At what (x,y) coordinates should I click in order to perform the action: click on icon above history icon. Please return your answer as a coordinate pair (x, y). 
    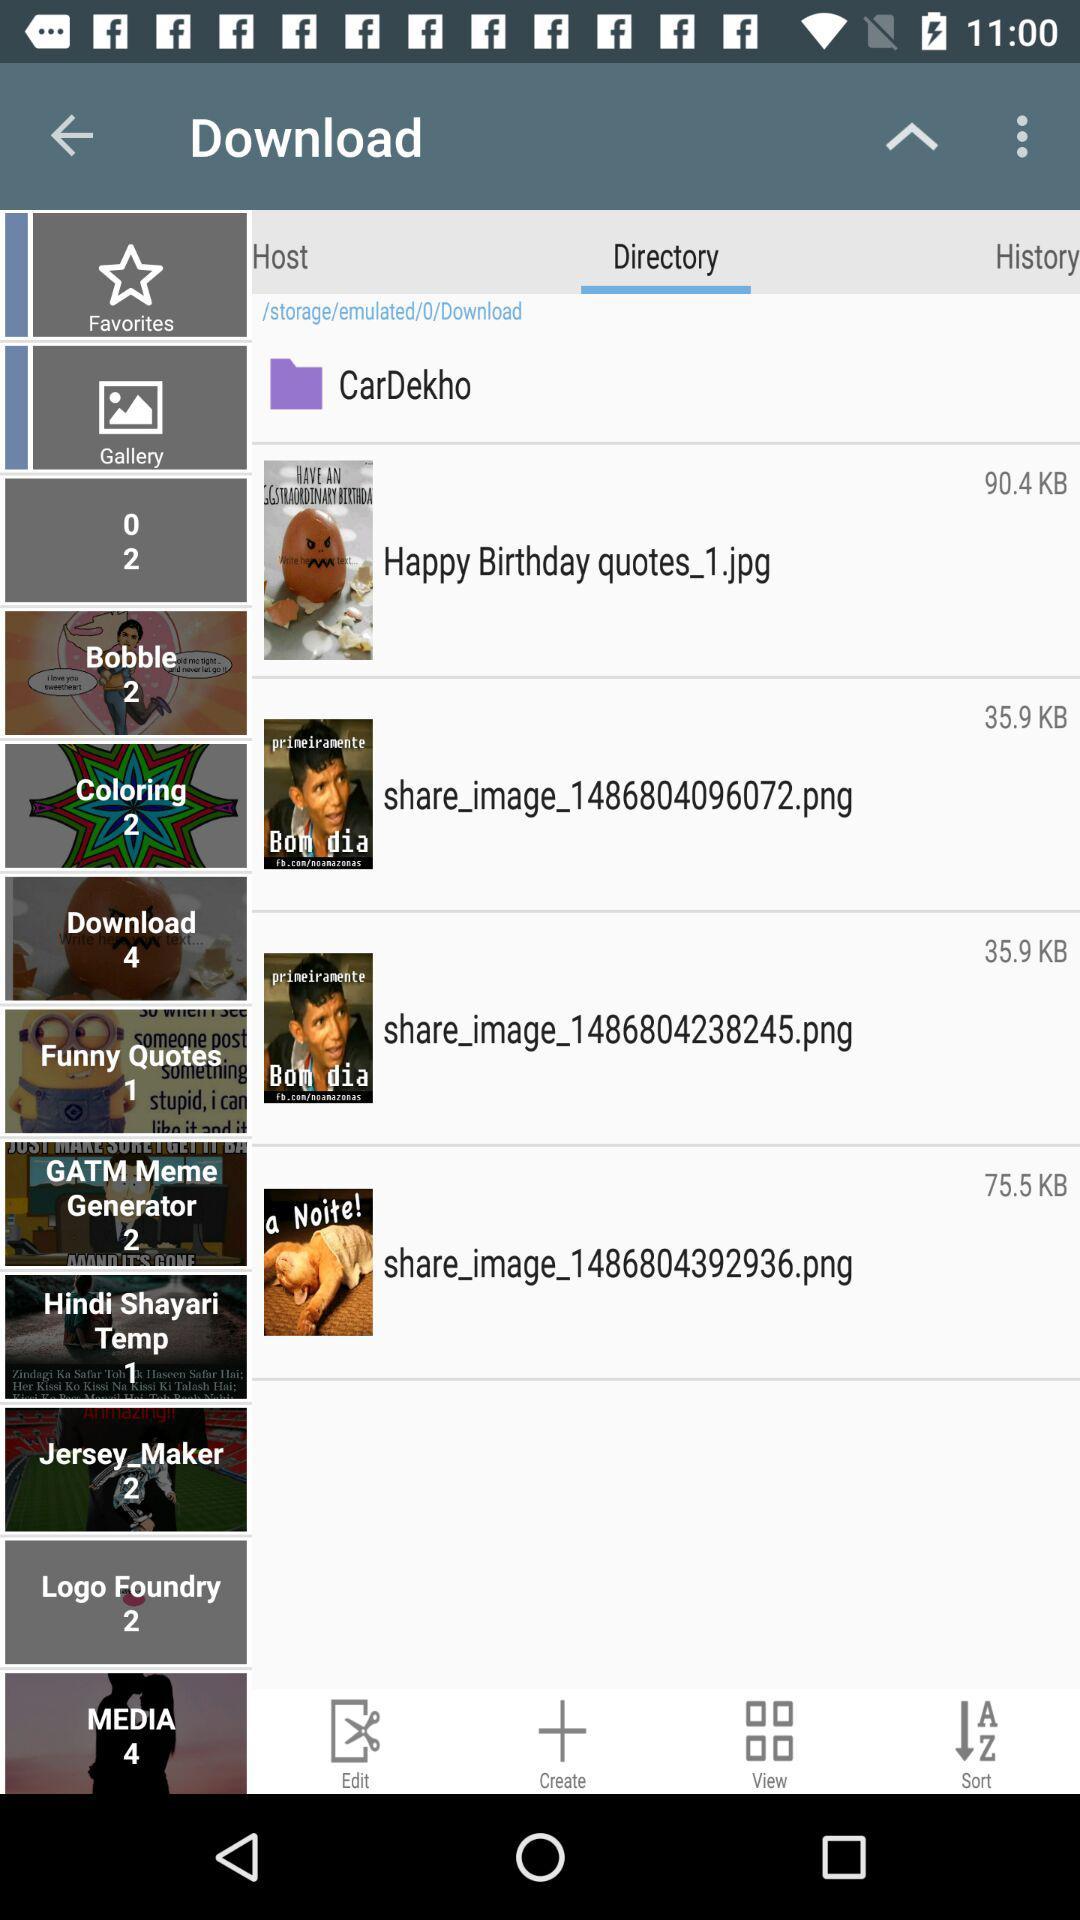
    Looking at the image, I should click on (1027, 135).